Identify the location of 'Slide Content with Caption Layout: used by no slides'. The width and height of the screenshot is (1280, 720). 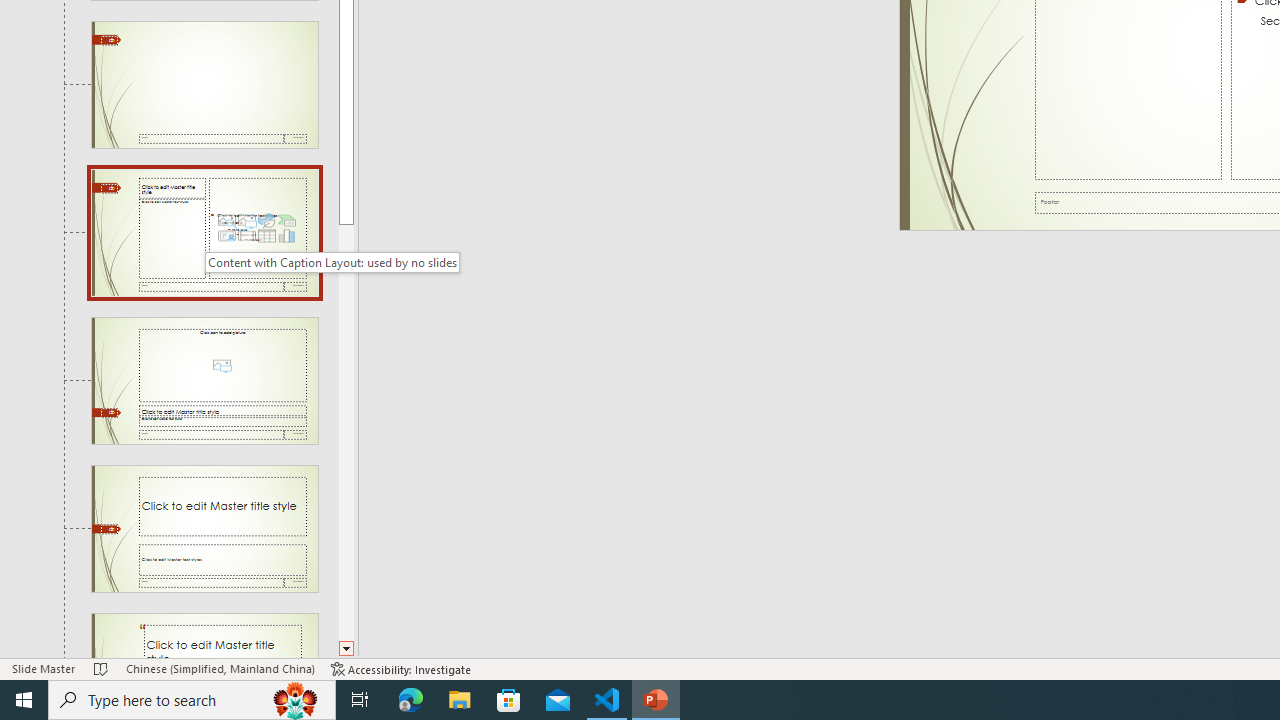
(204, 231).